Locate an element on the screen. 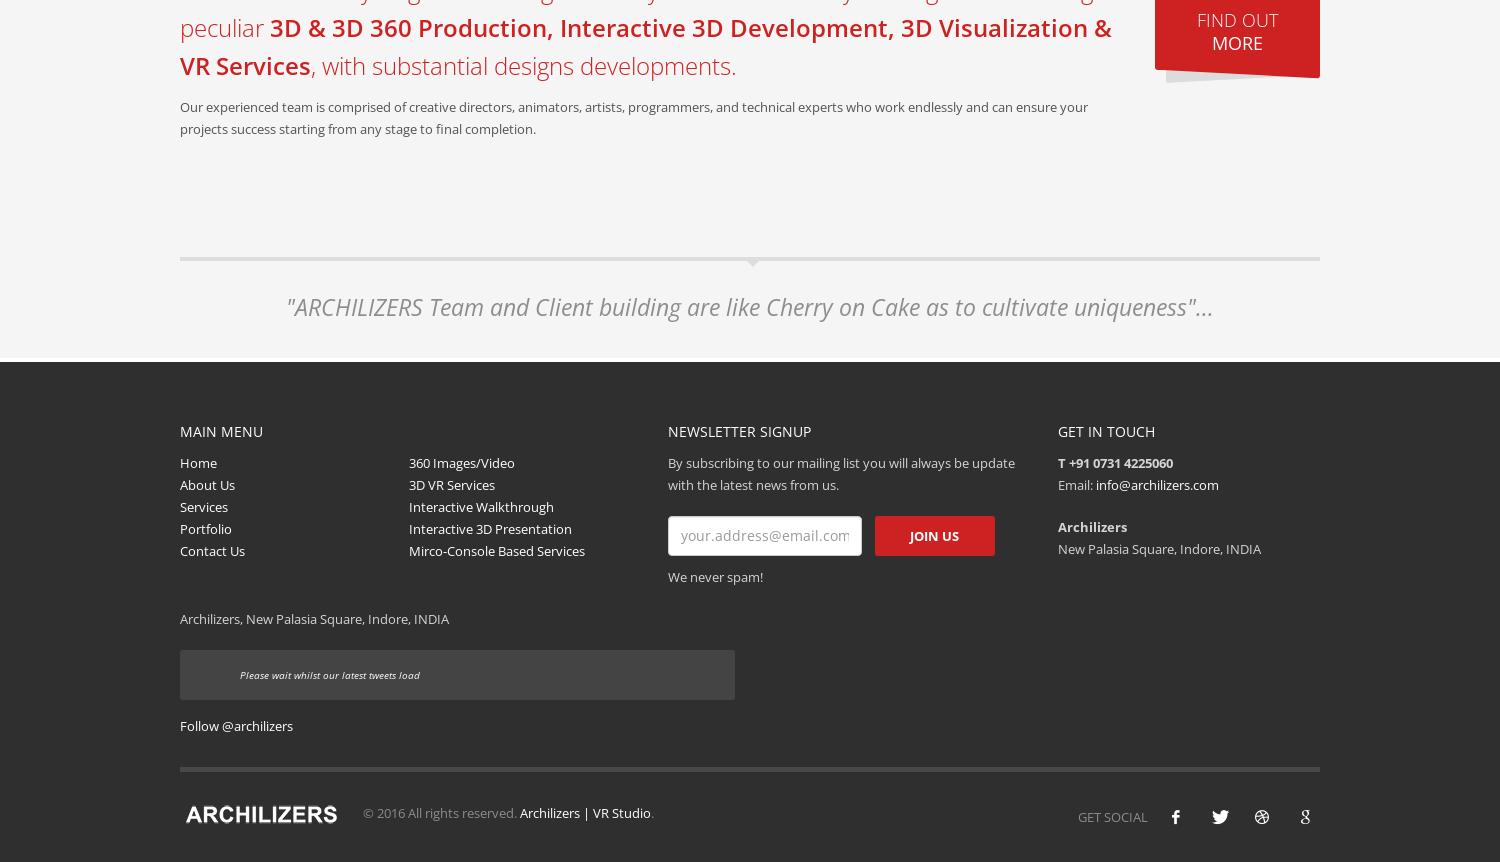 The width and height of the screenshot is (1500, 862). 'New Palasia Square, Indore, INDIA' is located at coordinates (1158, 546).